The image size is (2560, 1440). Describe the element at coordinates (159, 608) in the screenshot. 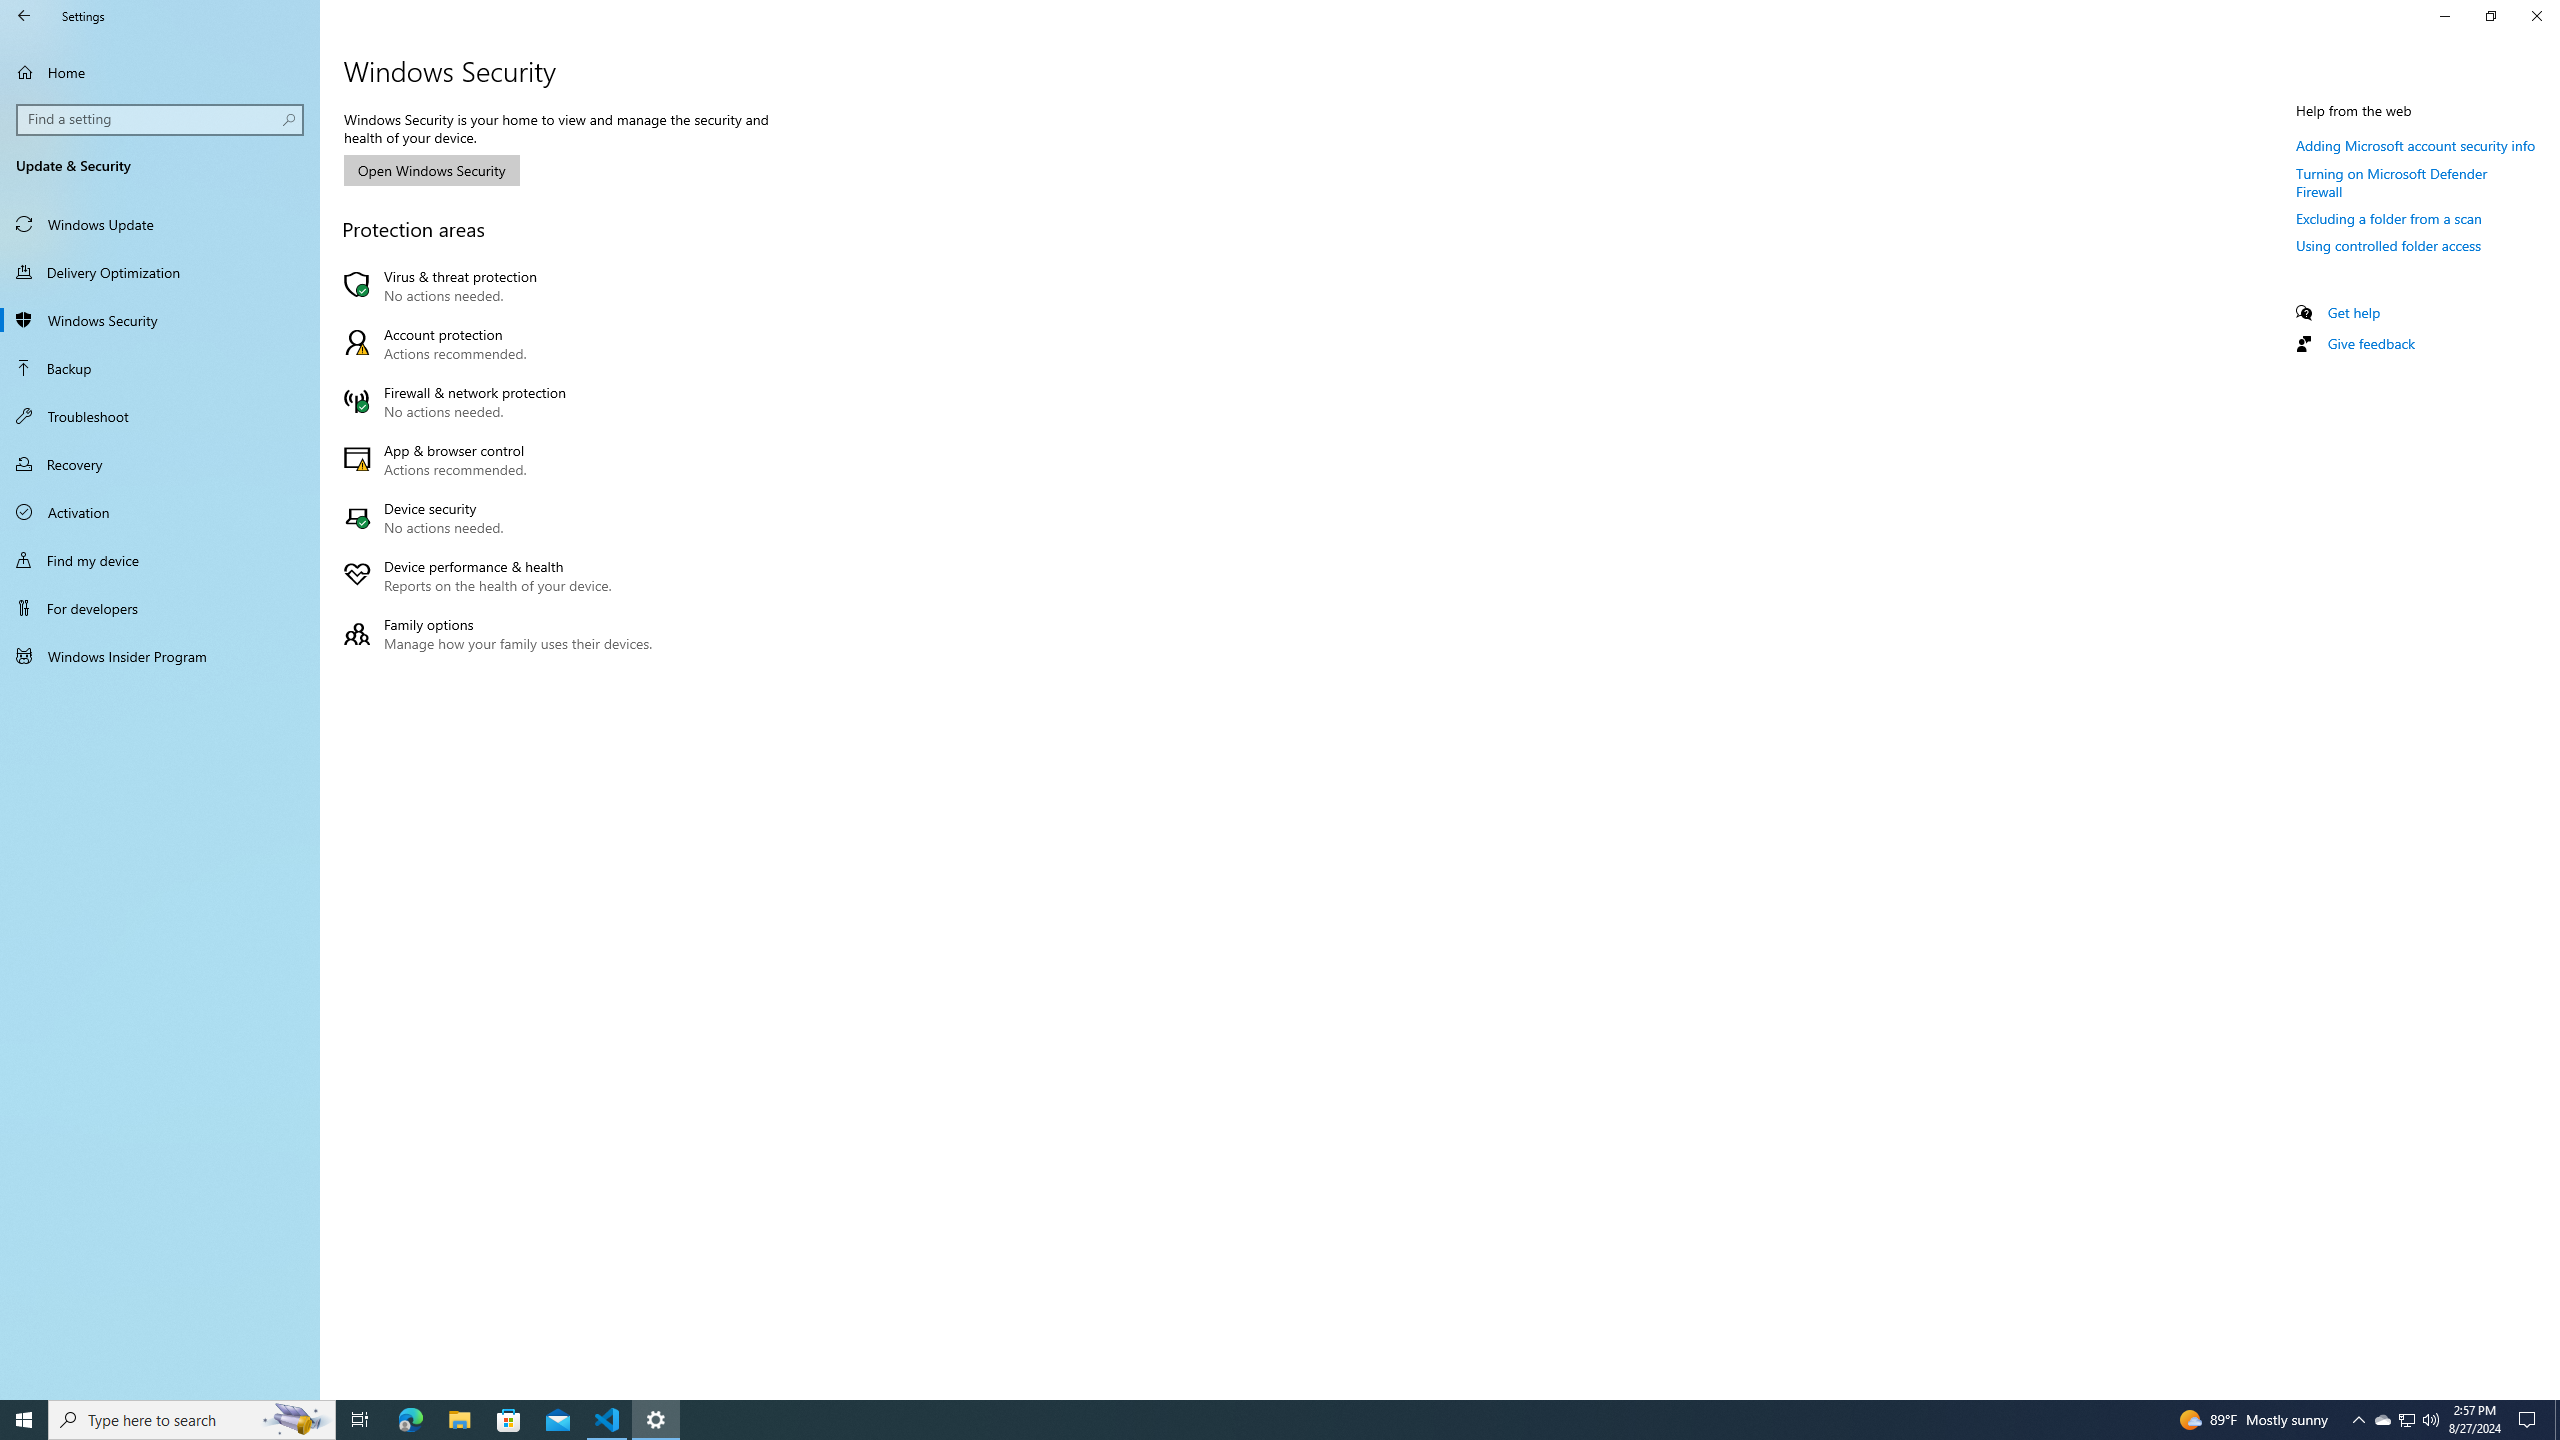

I see `'For developers'` at that location.